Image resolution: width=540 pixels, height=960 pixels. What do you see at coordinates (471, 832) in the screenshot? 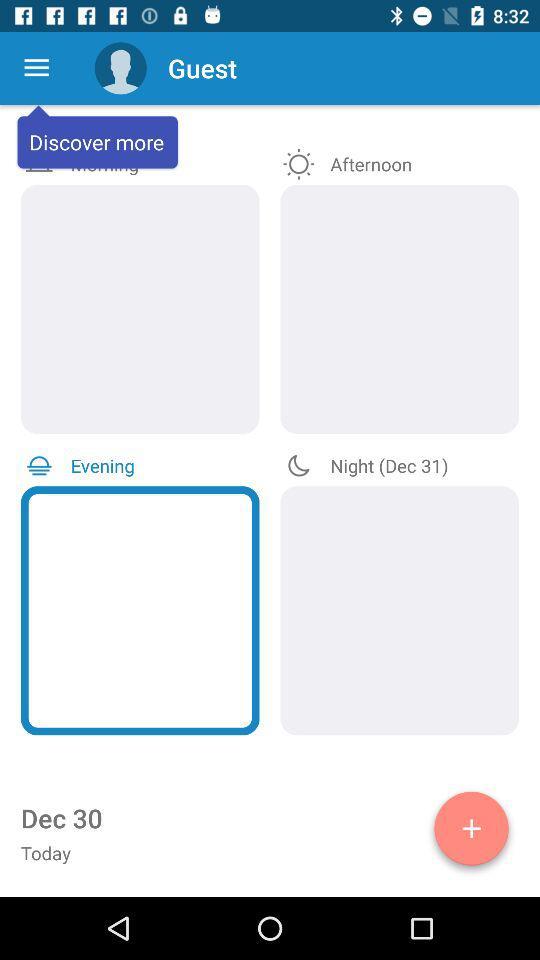
I see `the add icon` at bounding box center [471, 832].